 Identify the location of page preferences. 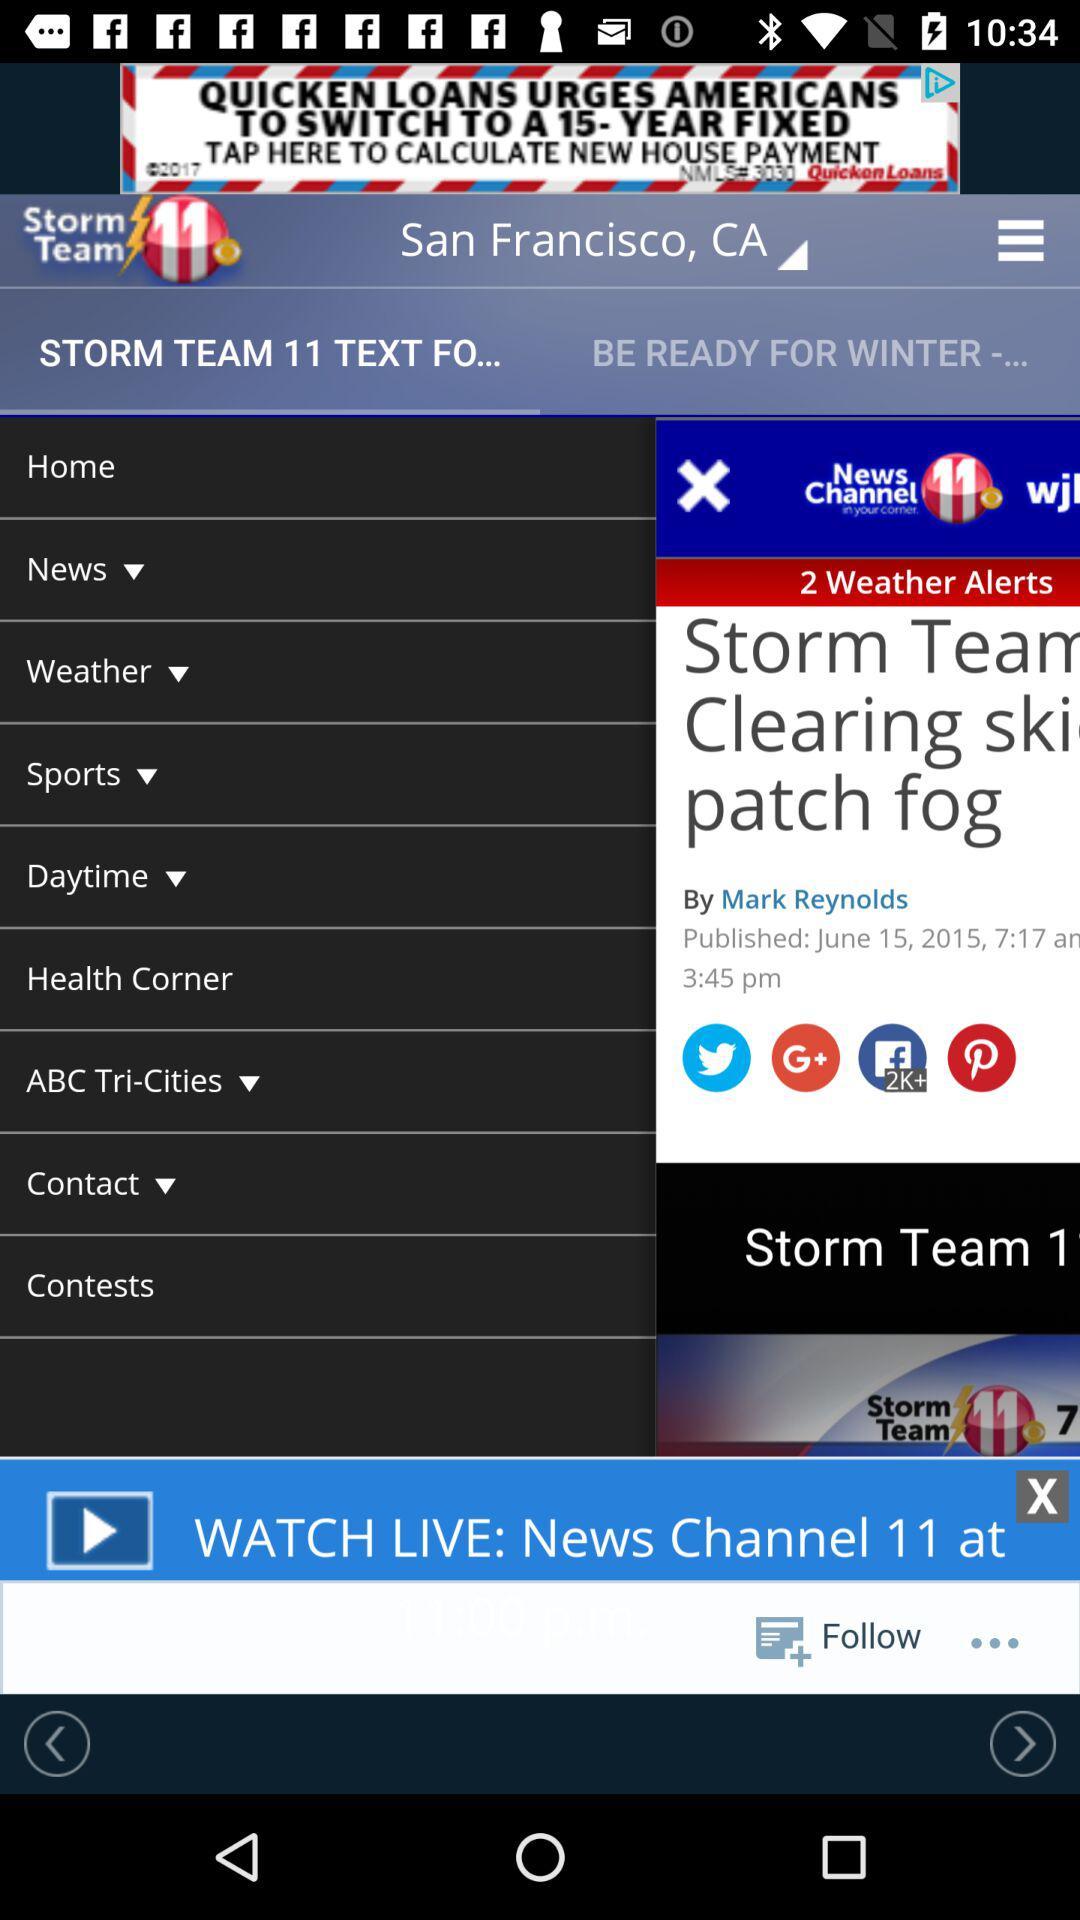
(540, 1053).